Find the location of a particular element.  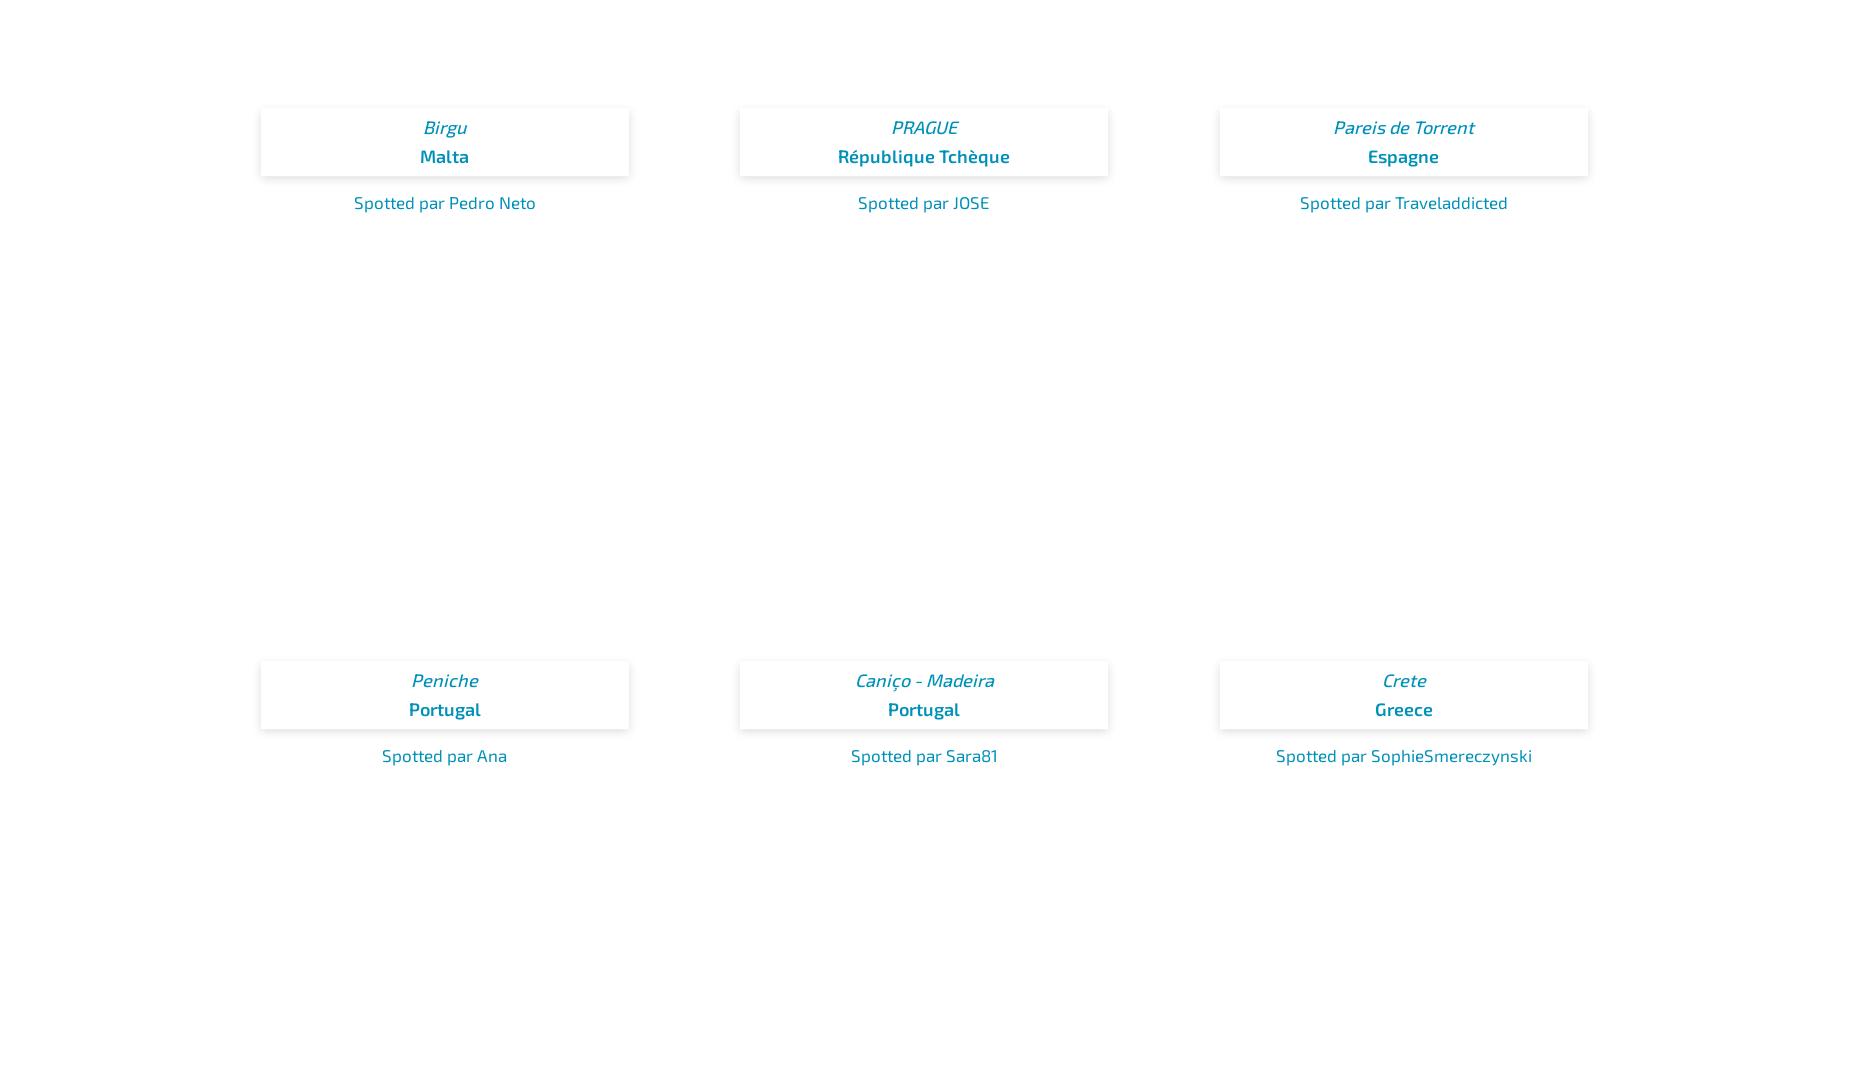

'Espagne' is located at coordinates (1367, 155).